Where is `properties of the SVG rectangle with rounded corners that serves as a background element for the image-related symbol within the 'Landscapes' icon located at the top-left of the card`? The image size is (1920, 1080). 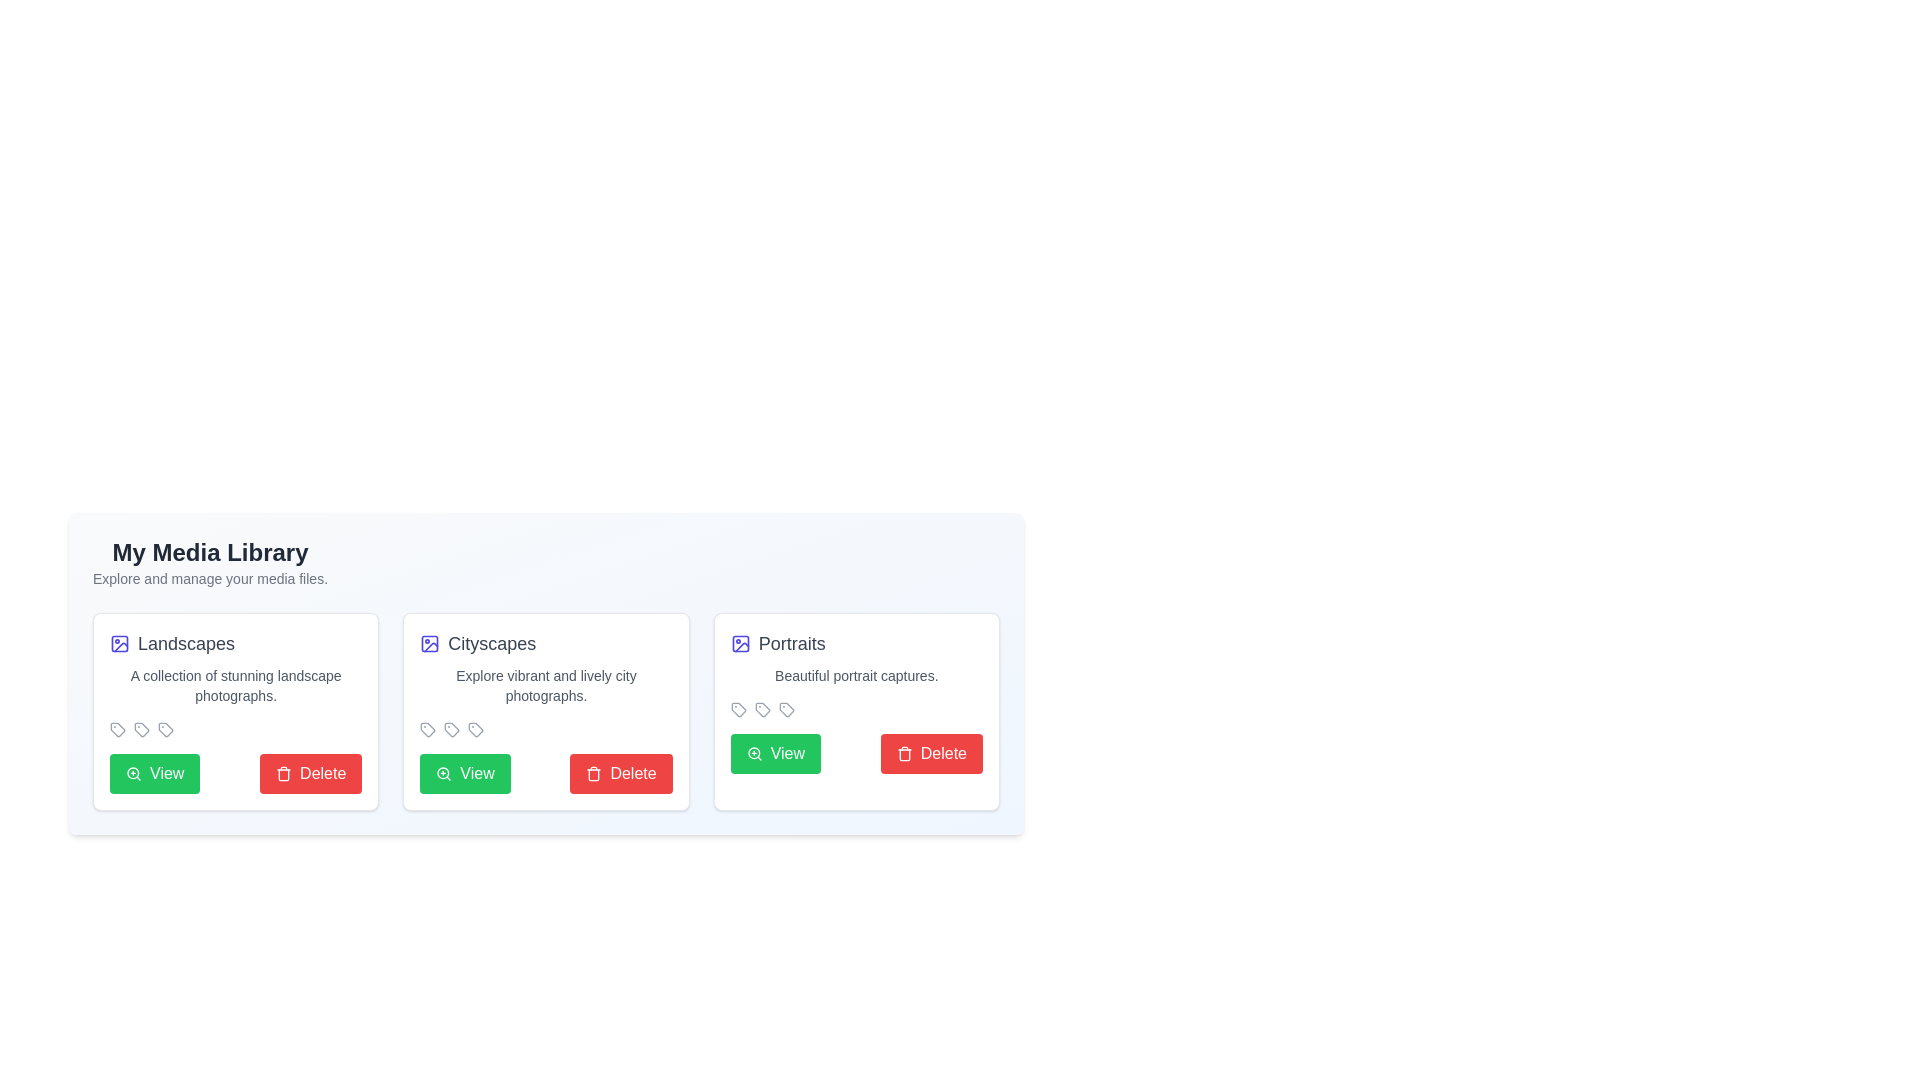
properties of the SVG rectangle with rounded corners that serves as a background element for the image-related symbol within the 'Landscapes' icon located at the top-left of the card is located at coordinates (119, 644).